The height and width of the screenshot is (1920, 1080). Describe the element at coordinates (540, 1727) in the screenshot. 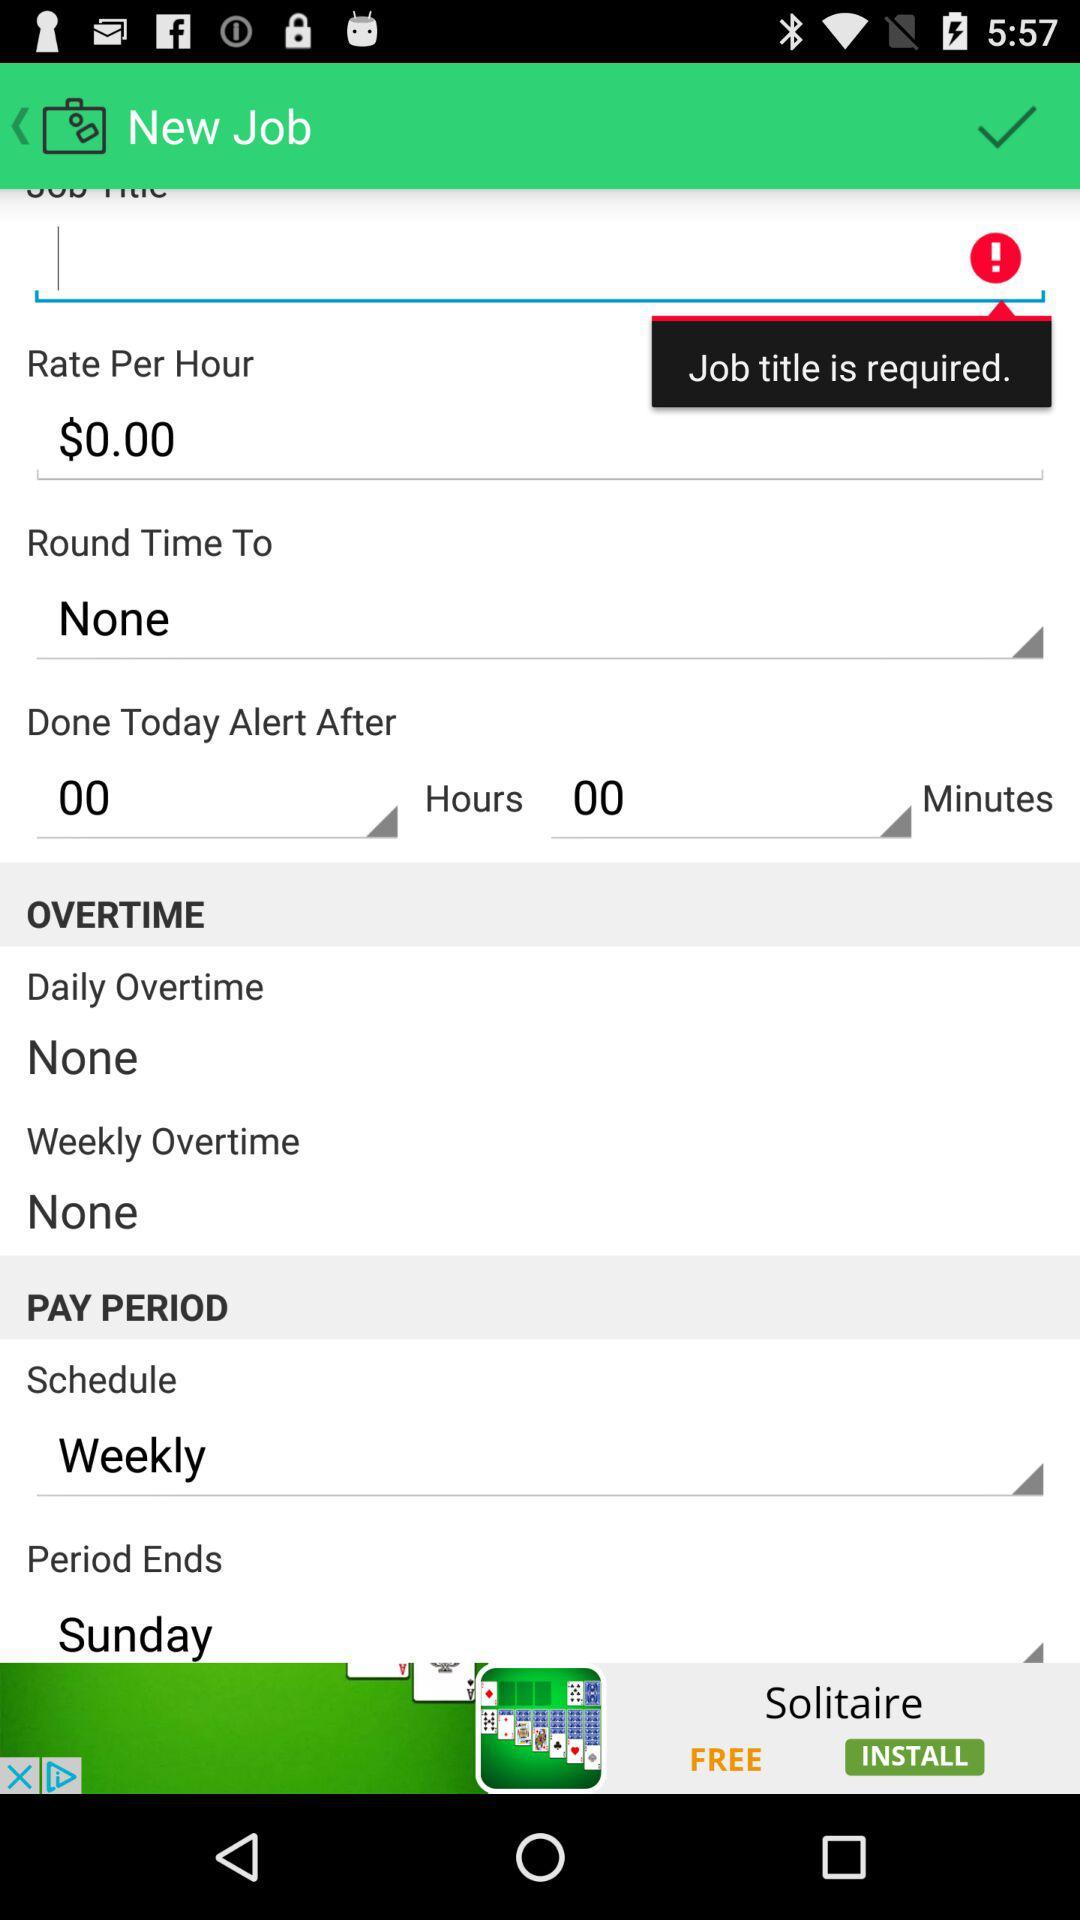

I see `click on the advertisement` at that location.